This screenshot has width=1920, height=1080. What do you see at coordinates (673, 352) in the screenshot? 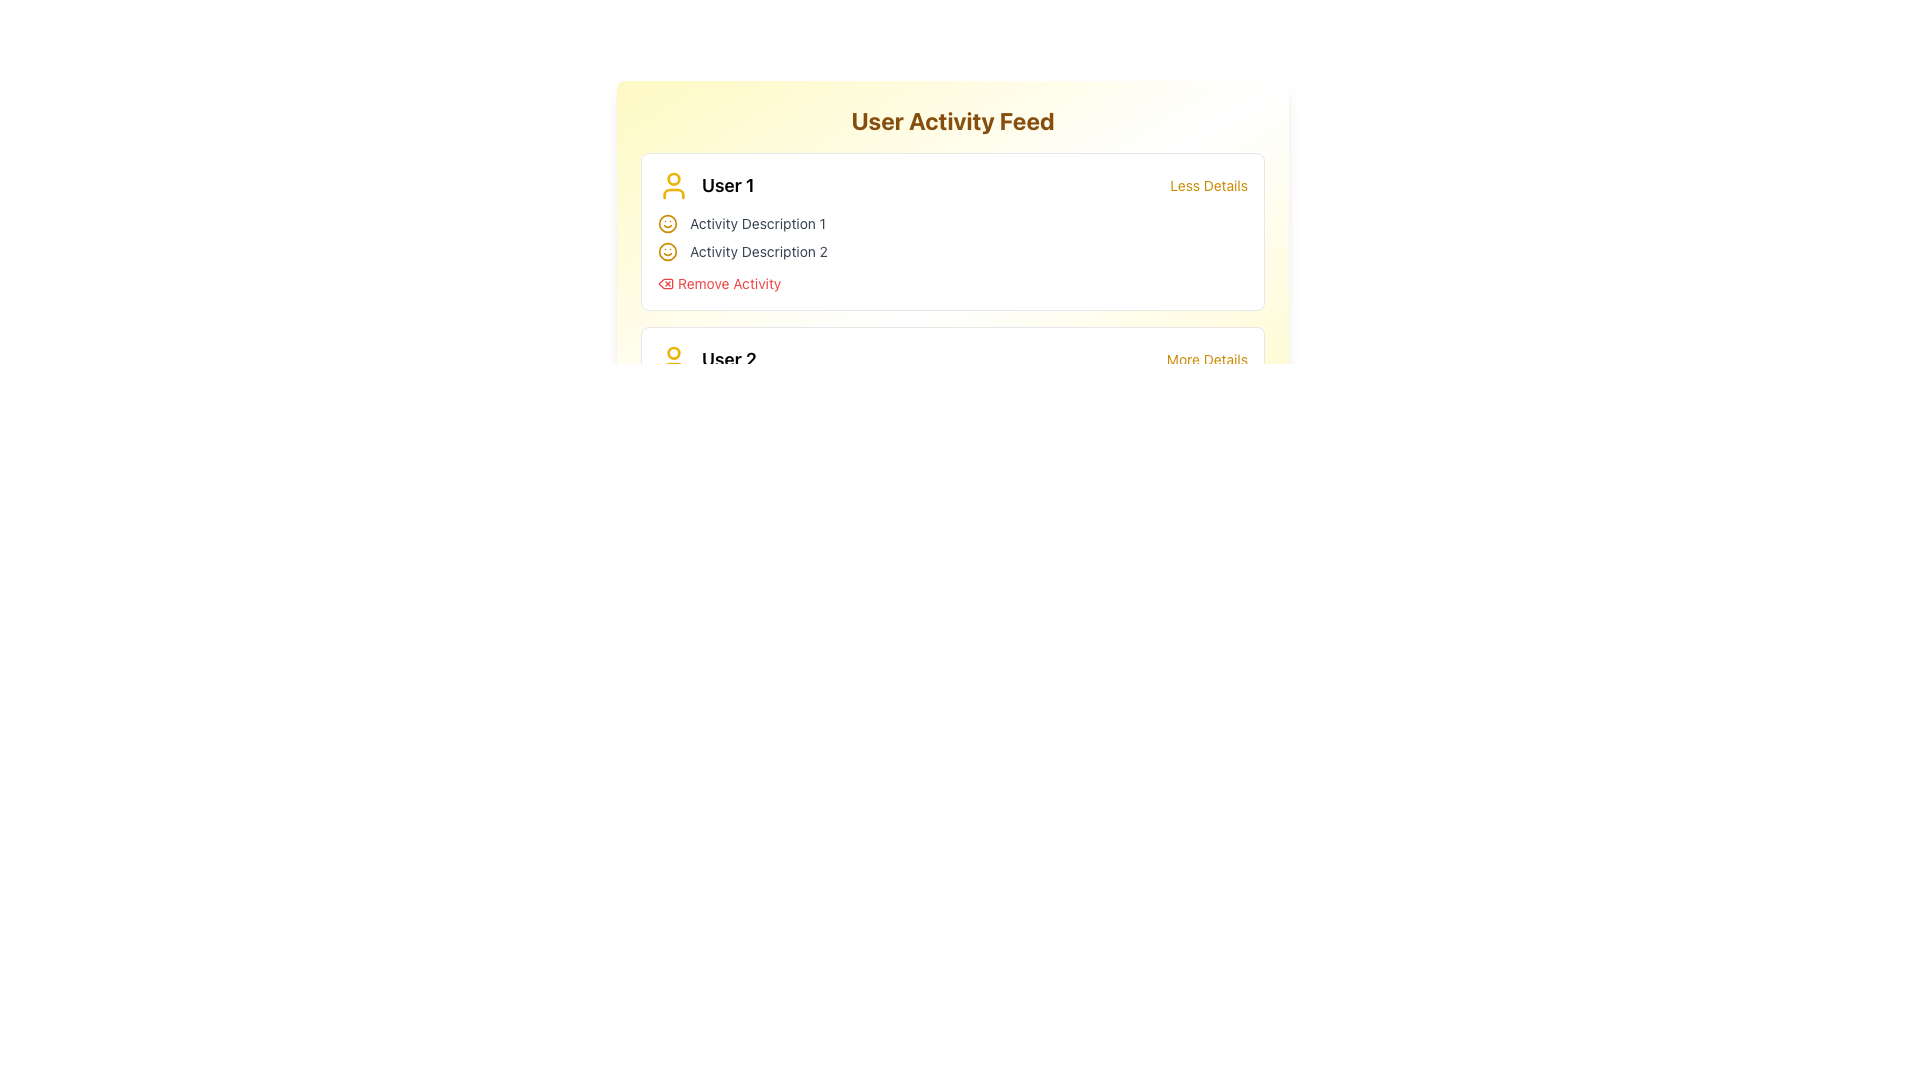
I see `the SVG Circle representing the head portion of the user profile icon for 'User 1' in the 'User Activity Feed' section` at bounding box center [673, 352].